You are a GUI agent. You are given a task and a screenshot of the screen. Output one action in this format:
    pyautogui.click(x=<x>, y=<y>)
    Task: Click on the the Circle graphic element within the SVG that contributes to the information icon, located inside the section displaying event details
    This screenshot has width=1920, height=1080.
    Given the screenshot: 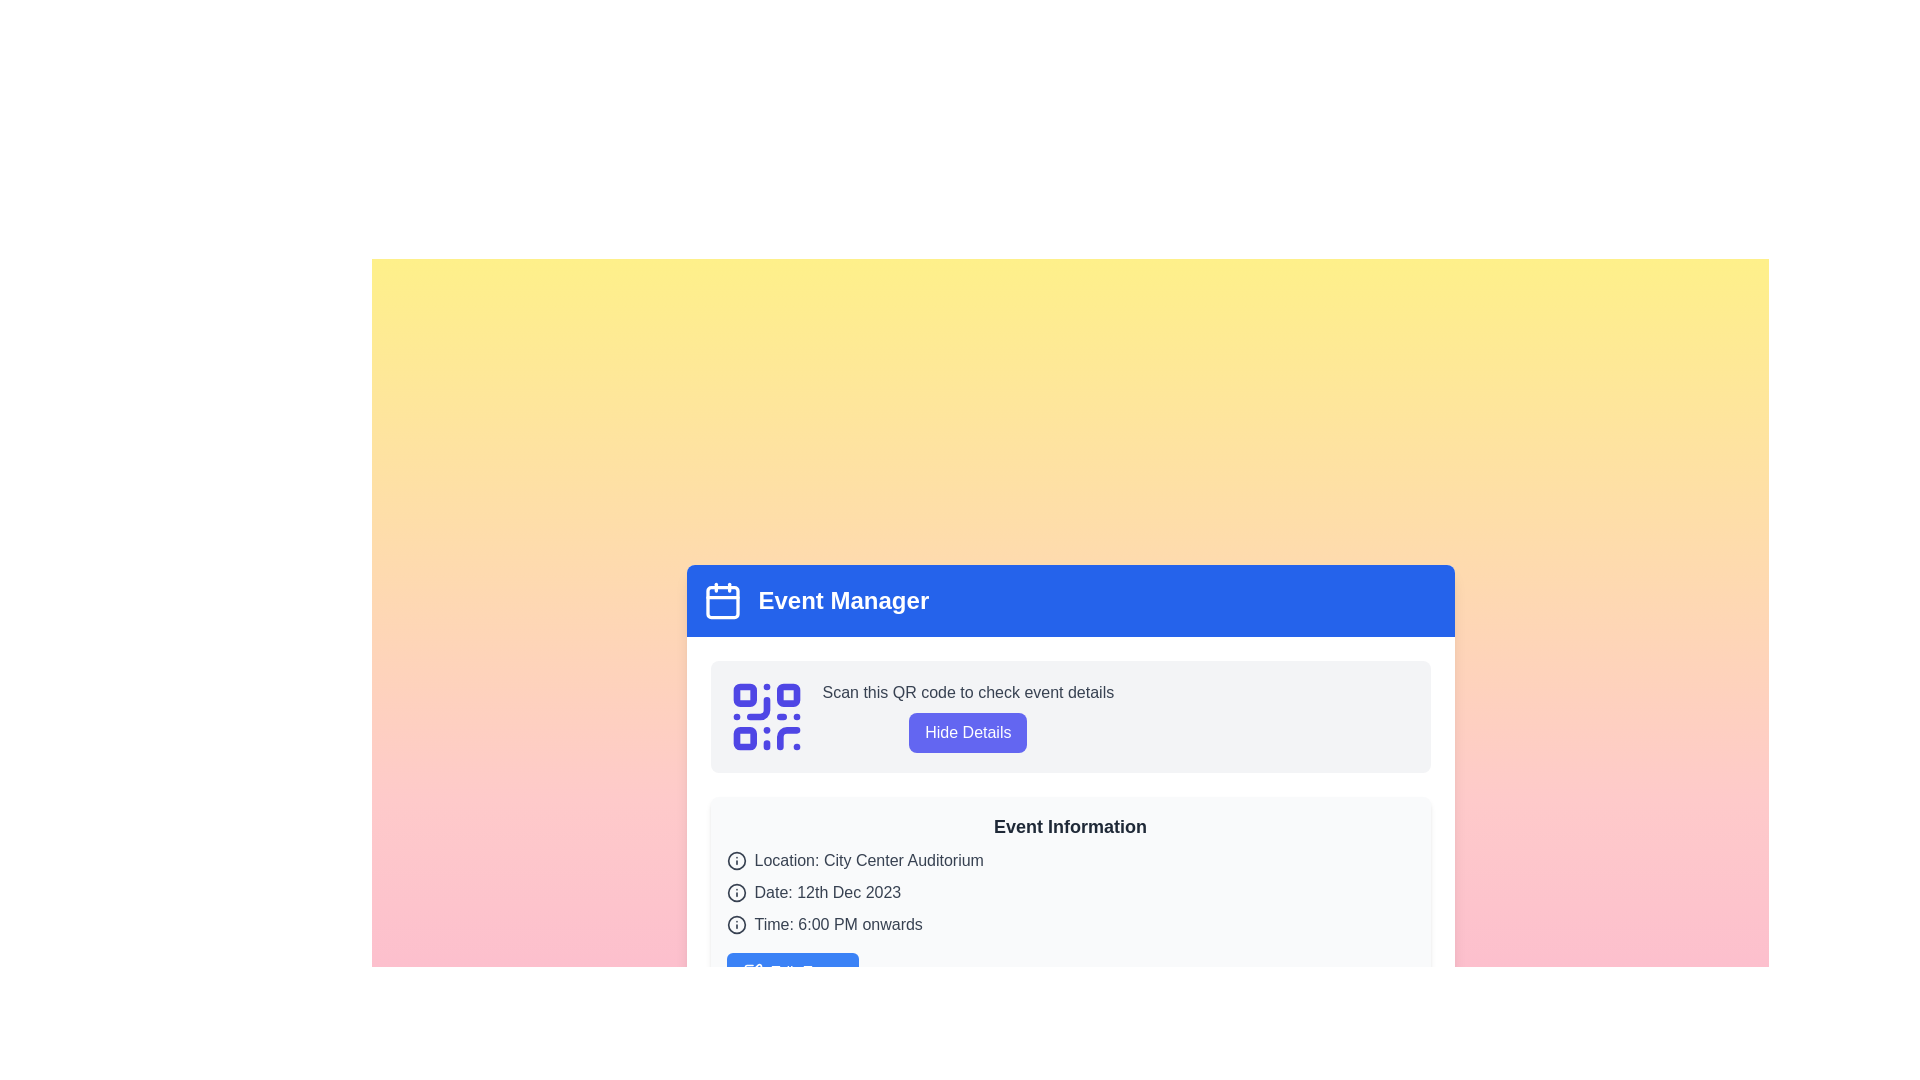 What is the action you would take?
    pyautogui.click(x=735, y=892)
    